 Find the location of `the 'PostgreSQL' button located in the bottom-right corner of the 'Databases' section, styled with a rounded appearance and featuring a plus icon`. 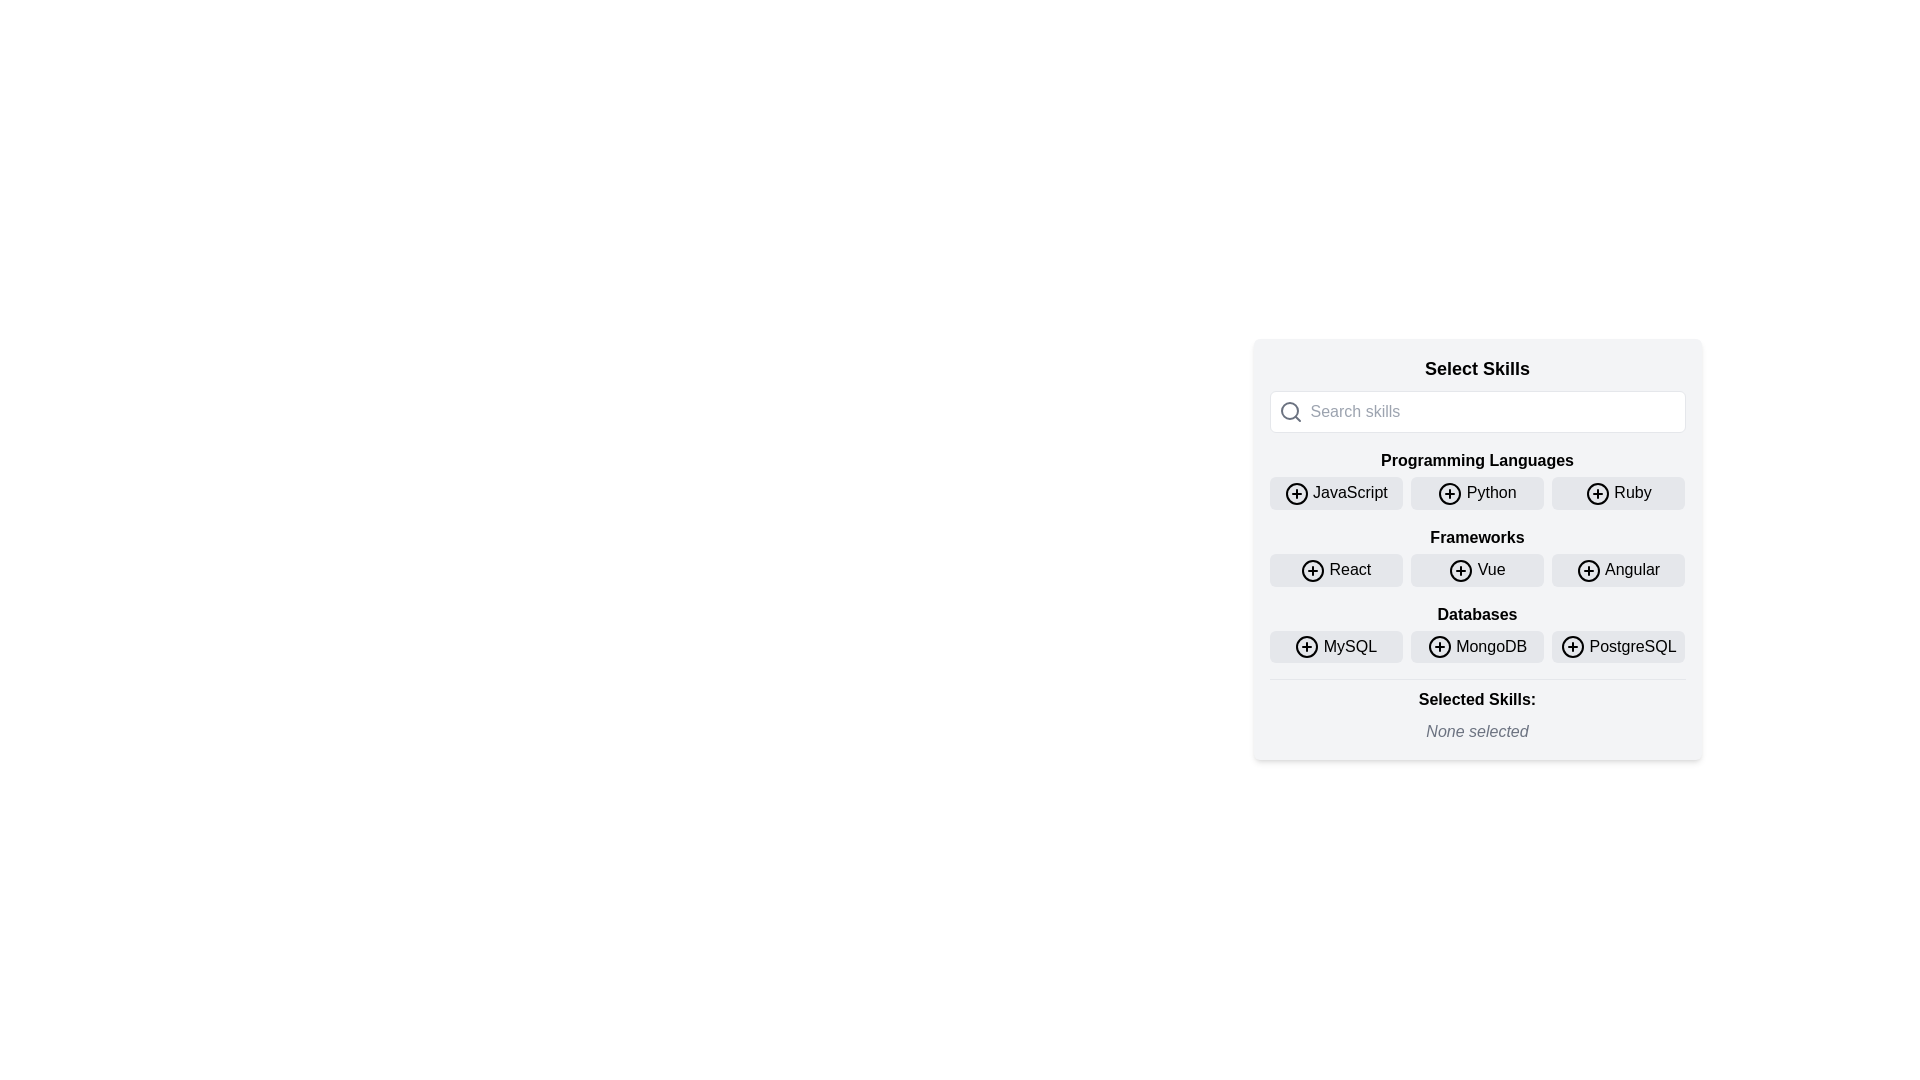

the 'PostgreSQL' button located in the bottom-right corner of the 'Databases' section, styled with a rounded appearance and featuring a plus icon is located at coordinates (1618, 646).